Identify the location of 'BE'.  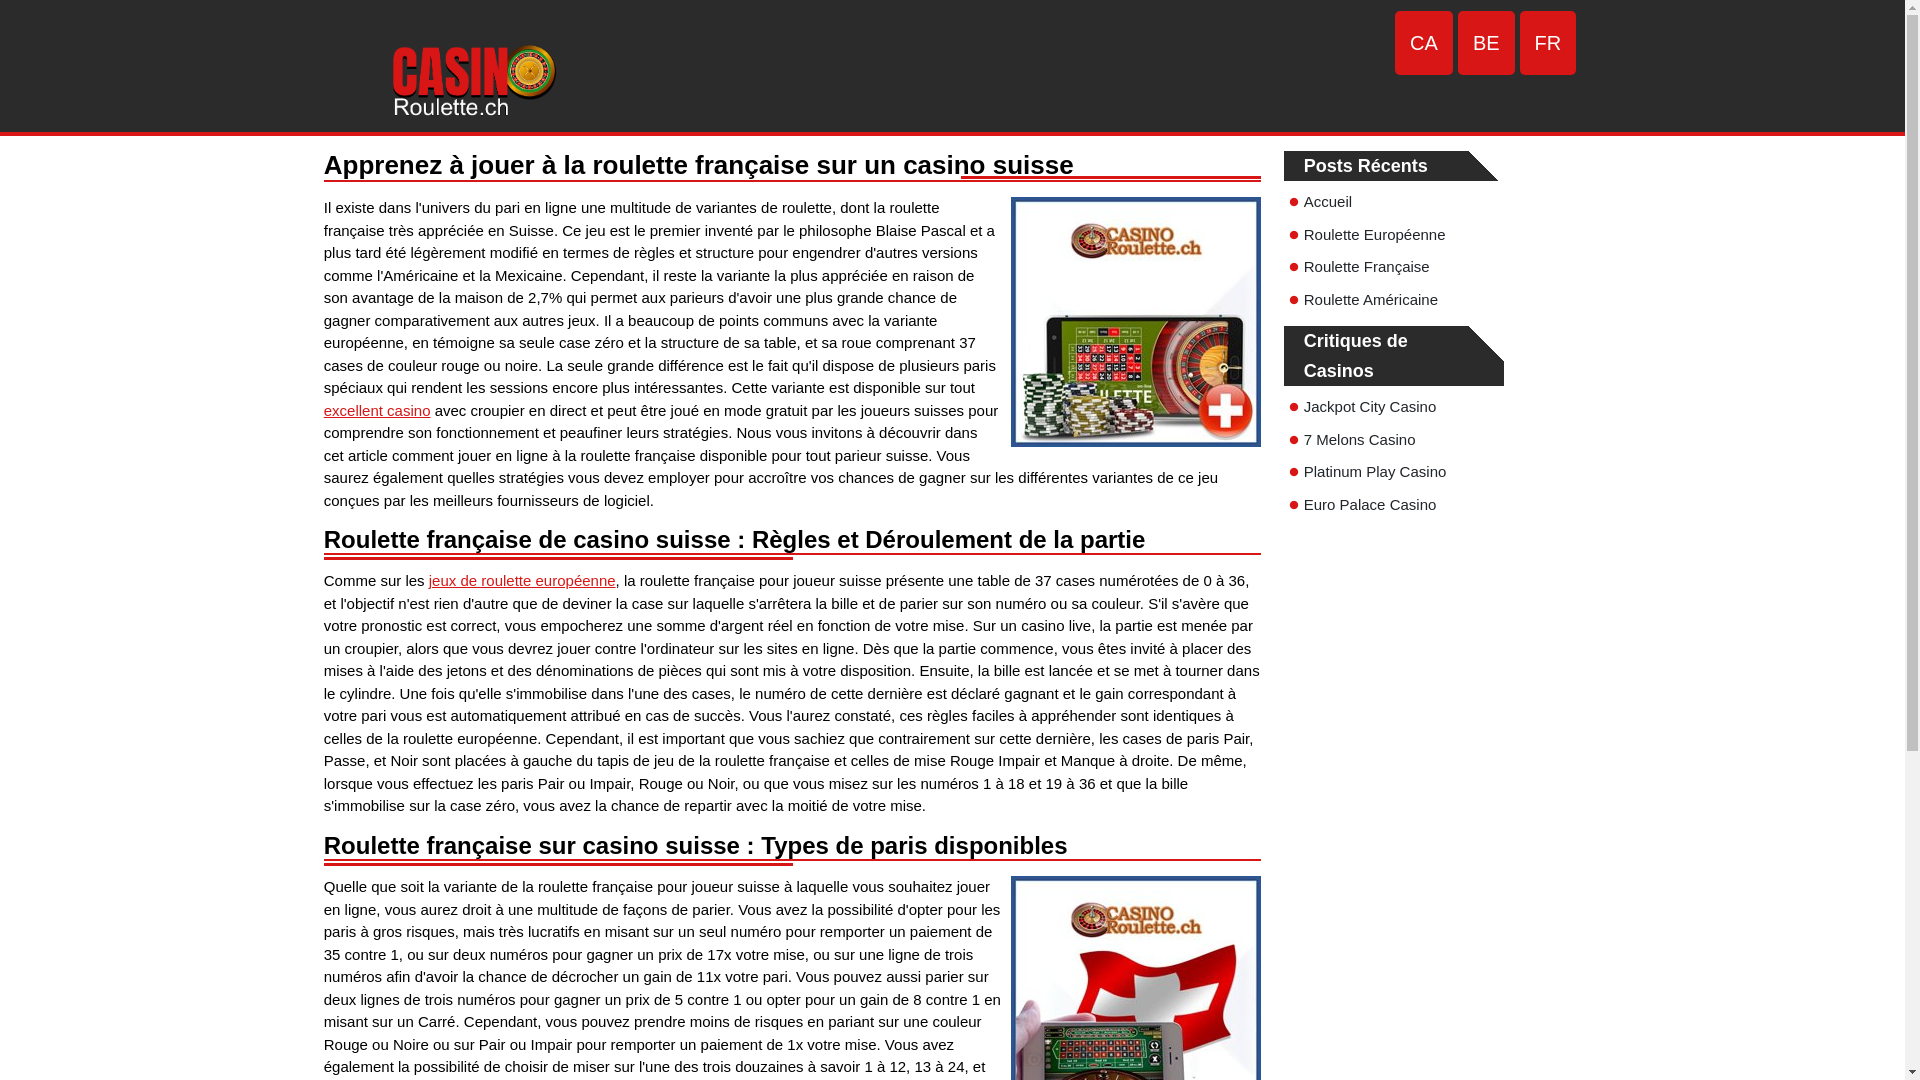
(1486, 42).